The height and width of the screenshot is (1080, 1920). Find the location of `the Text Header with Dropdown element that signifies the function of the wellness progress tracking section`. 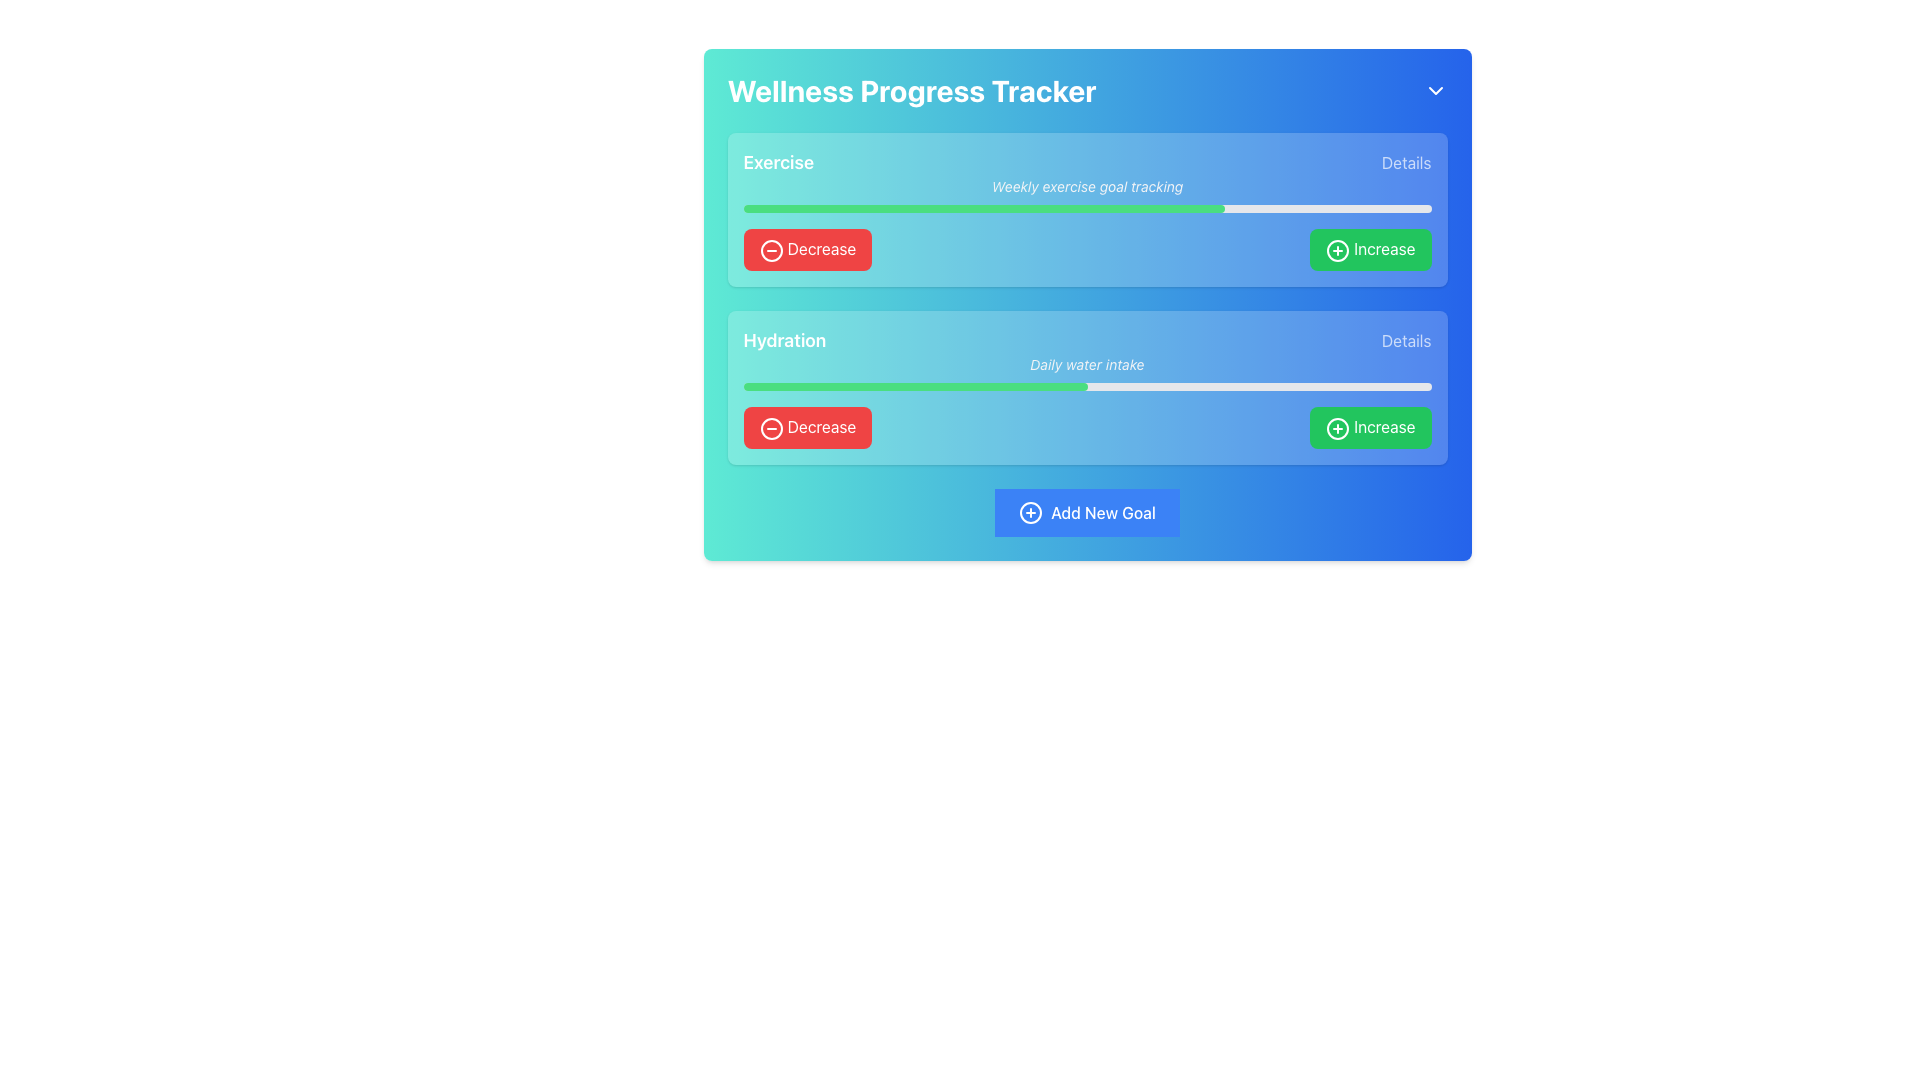

the Text Header with Dropdown element that signifies the function of the wellness progress tracking section is located at coordinates (1086, 91).